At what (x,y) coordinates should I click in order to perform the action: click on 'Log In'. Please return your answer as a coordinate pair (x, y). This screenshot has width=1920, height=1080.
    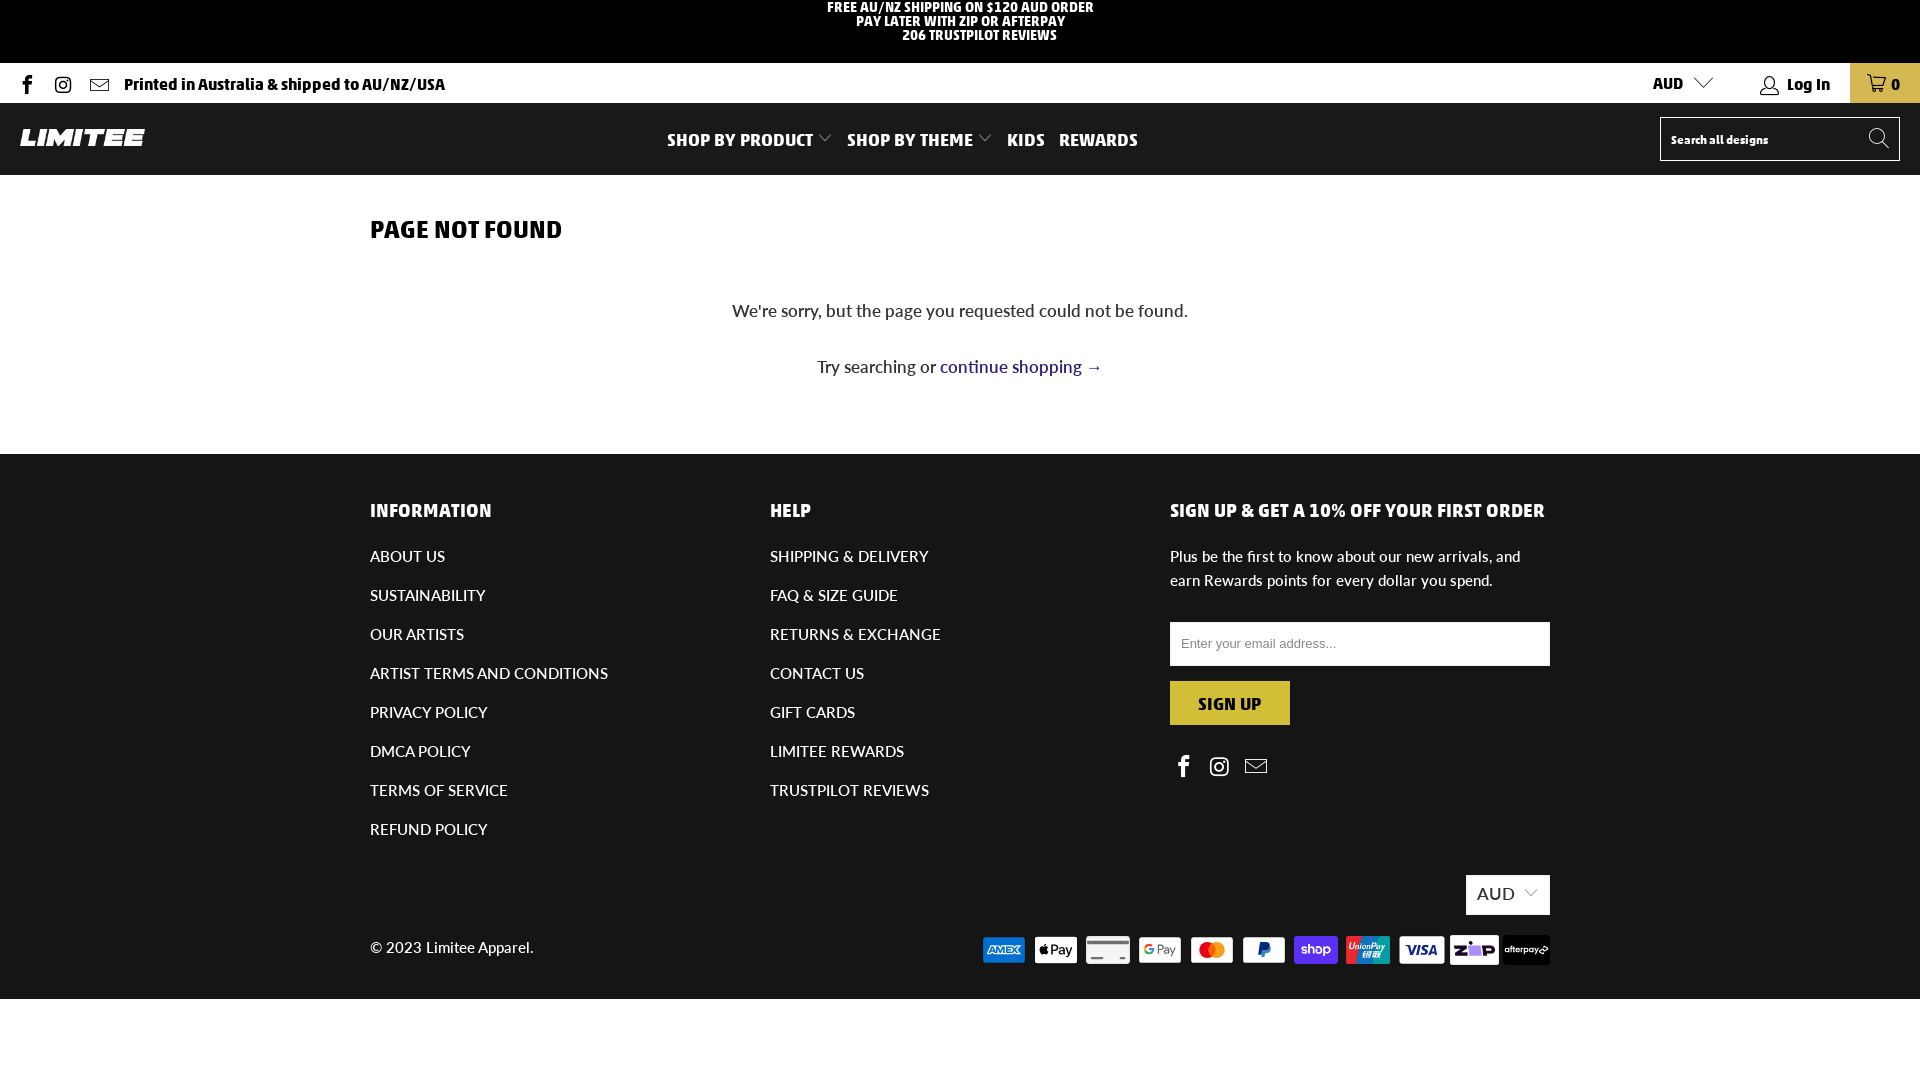
    Looking at the image, I should click on (1795, 82).